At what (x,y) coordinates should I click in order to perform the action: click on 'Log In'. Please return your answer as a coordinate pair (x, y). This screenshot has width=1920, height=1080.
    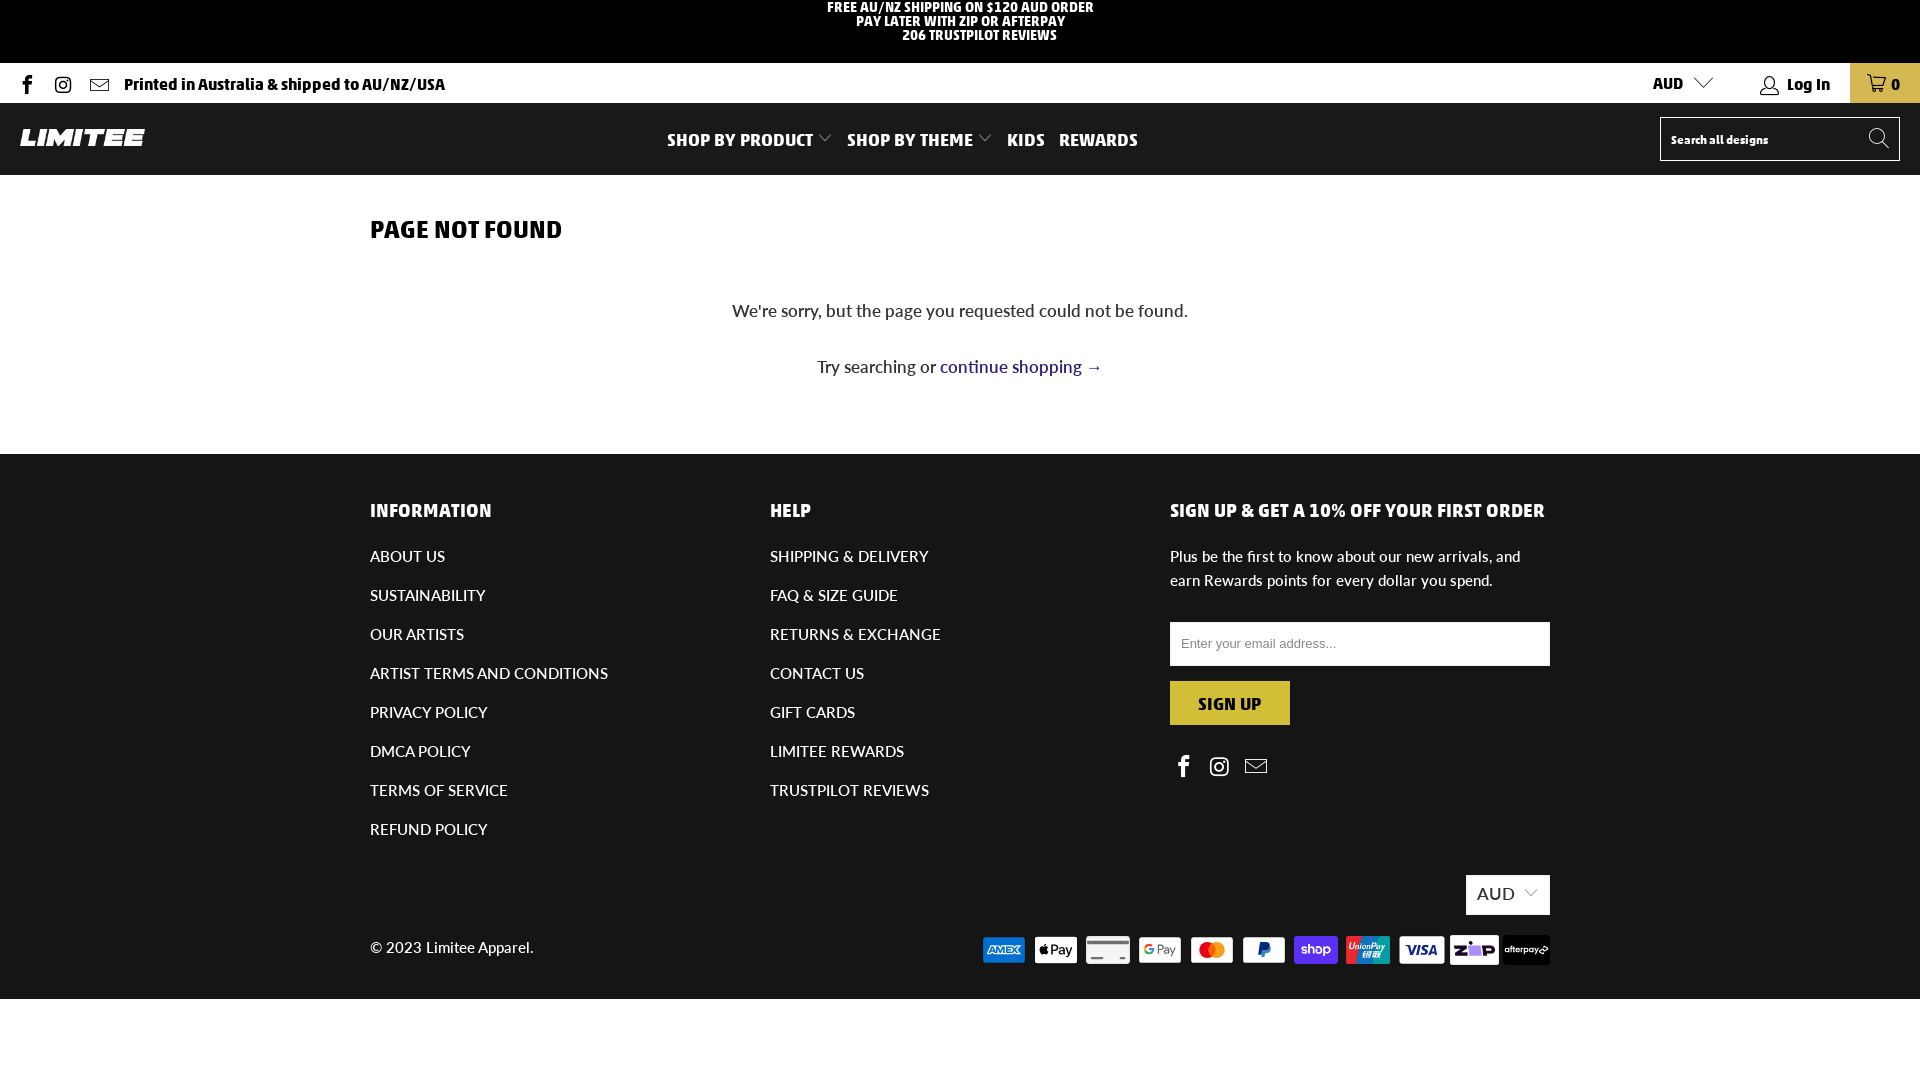
    Looking at the image, I should click on (1795, 82).